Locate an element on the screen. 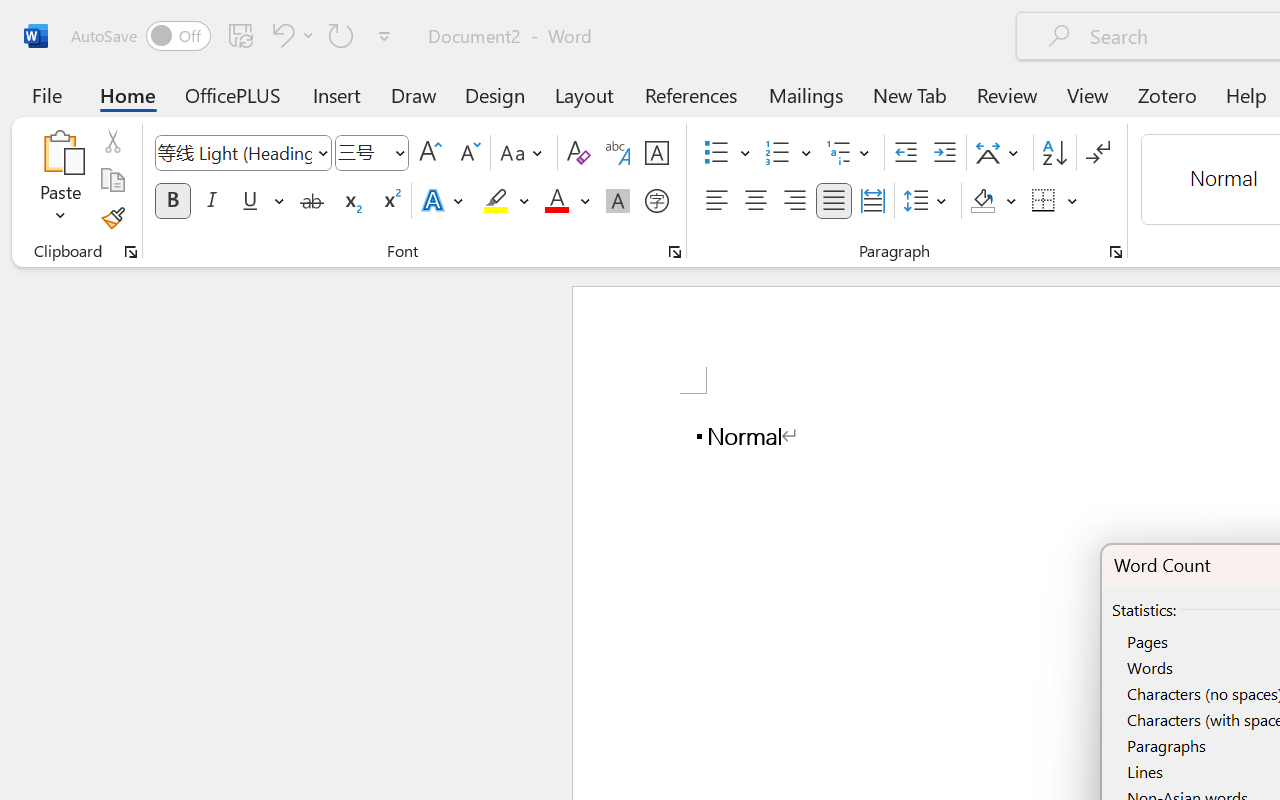  'Borders' is located at coordinates (1043, 201).